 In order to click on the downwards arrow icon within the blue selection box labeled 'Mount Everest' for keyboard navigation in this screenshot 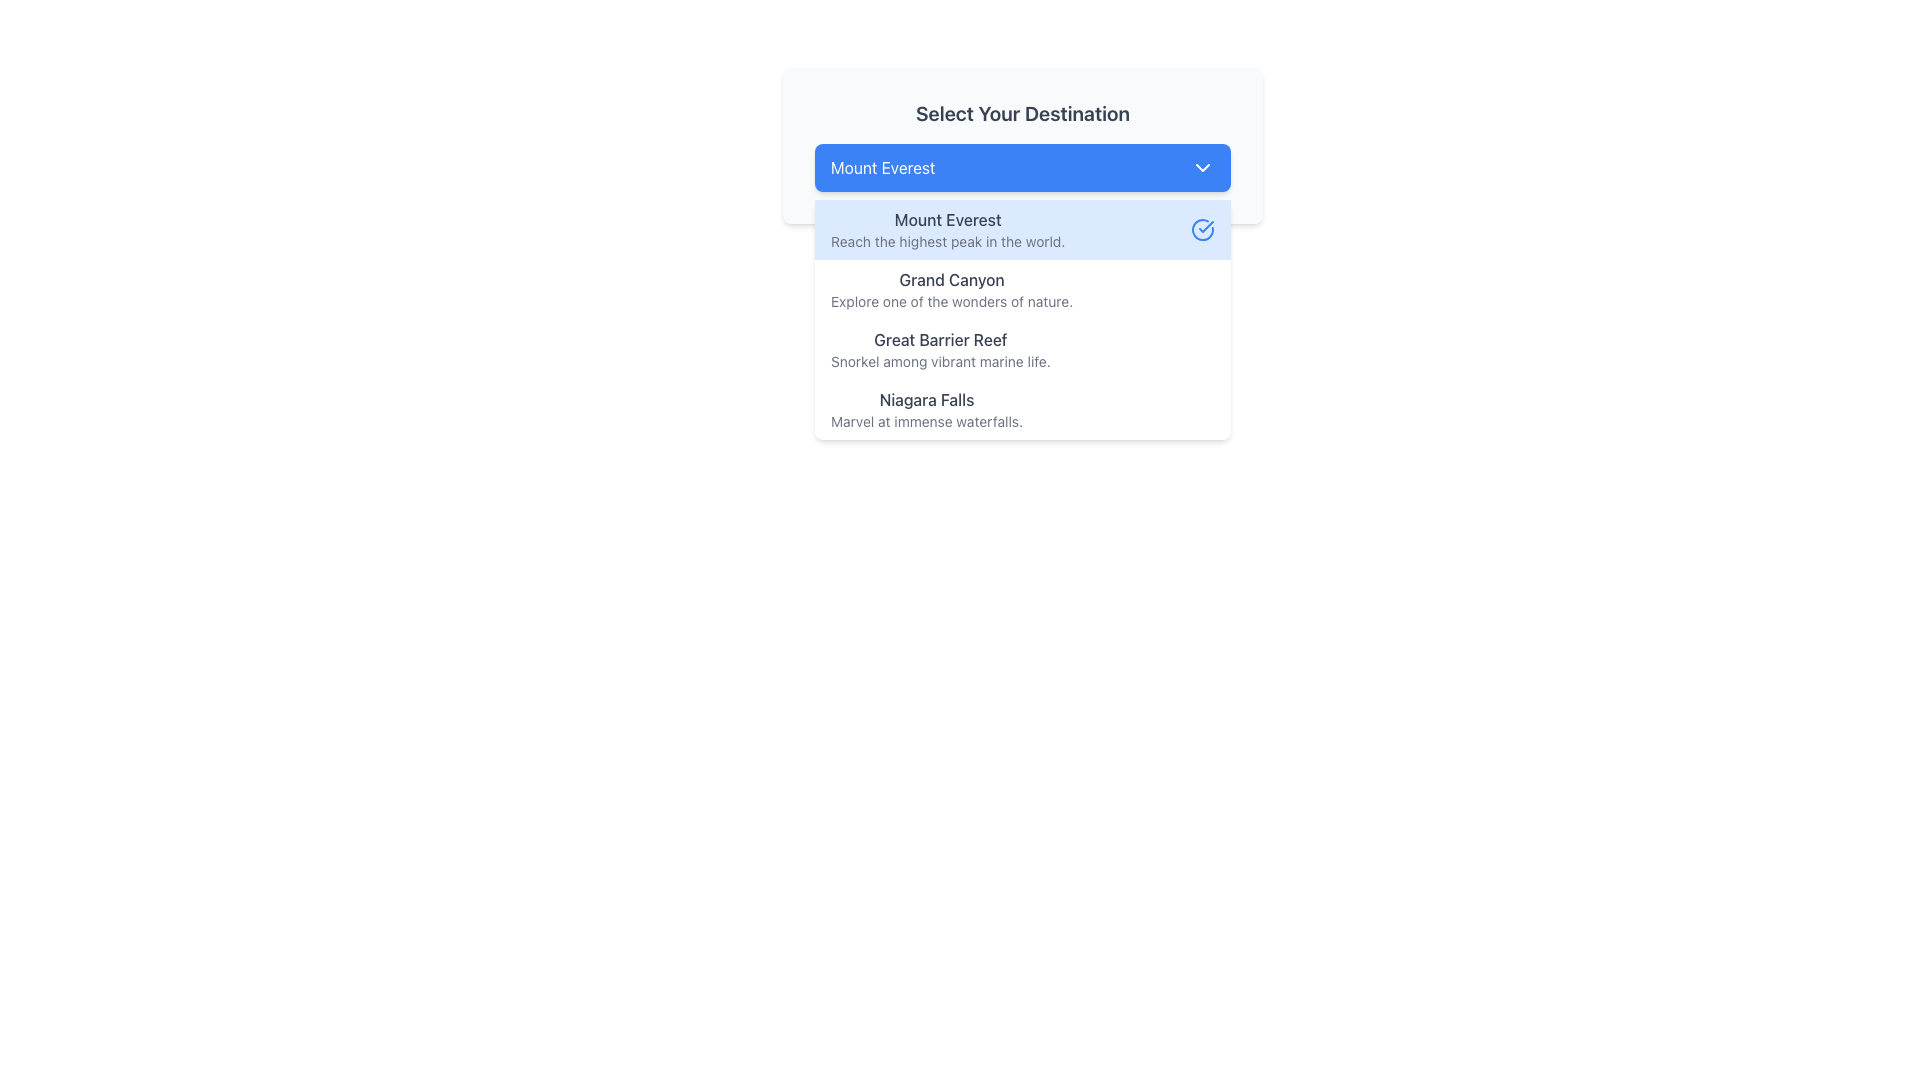, I will do `click(1202, 167)`.